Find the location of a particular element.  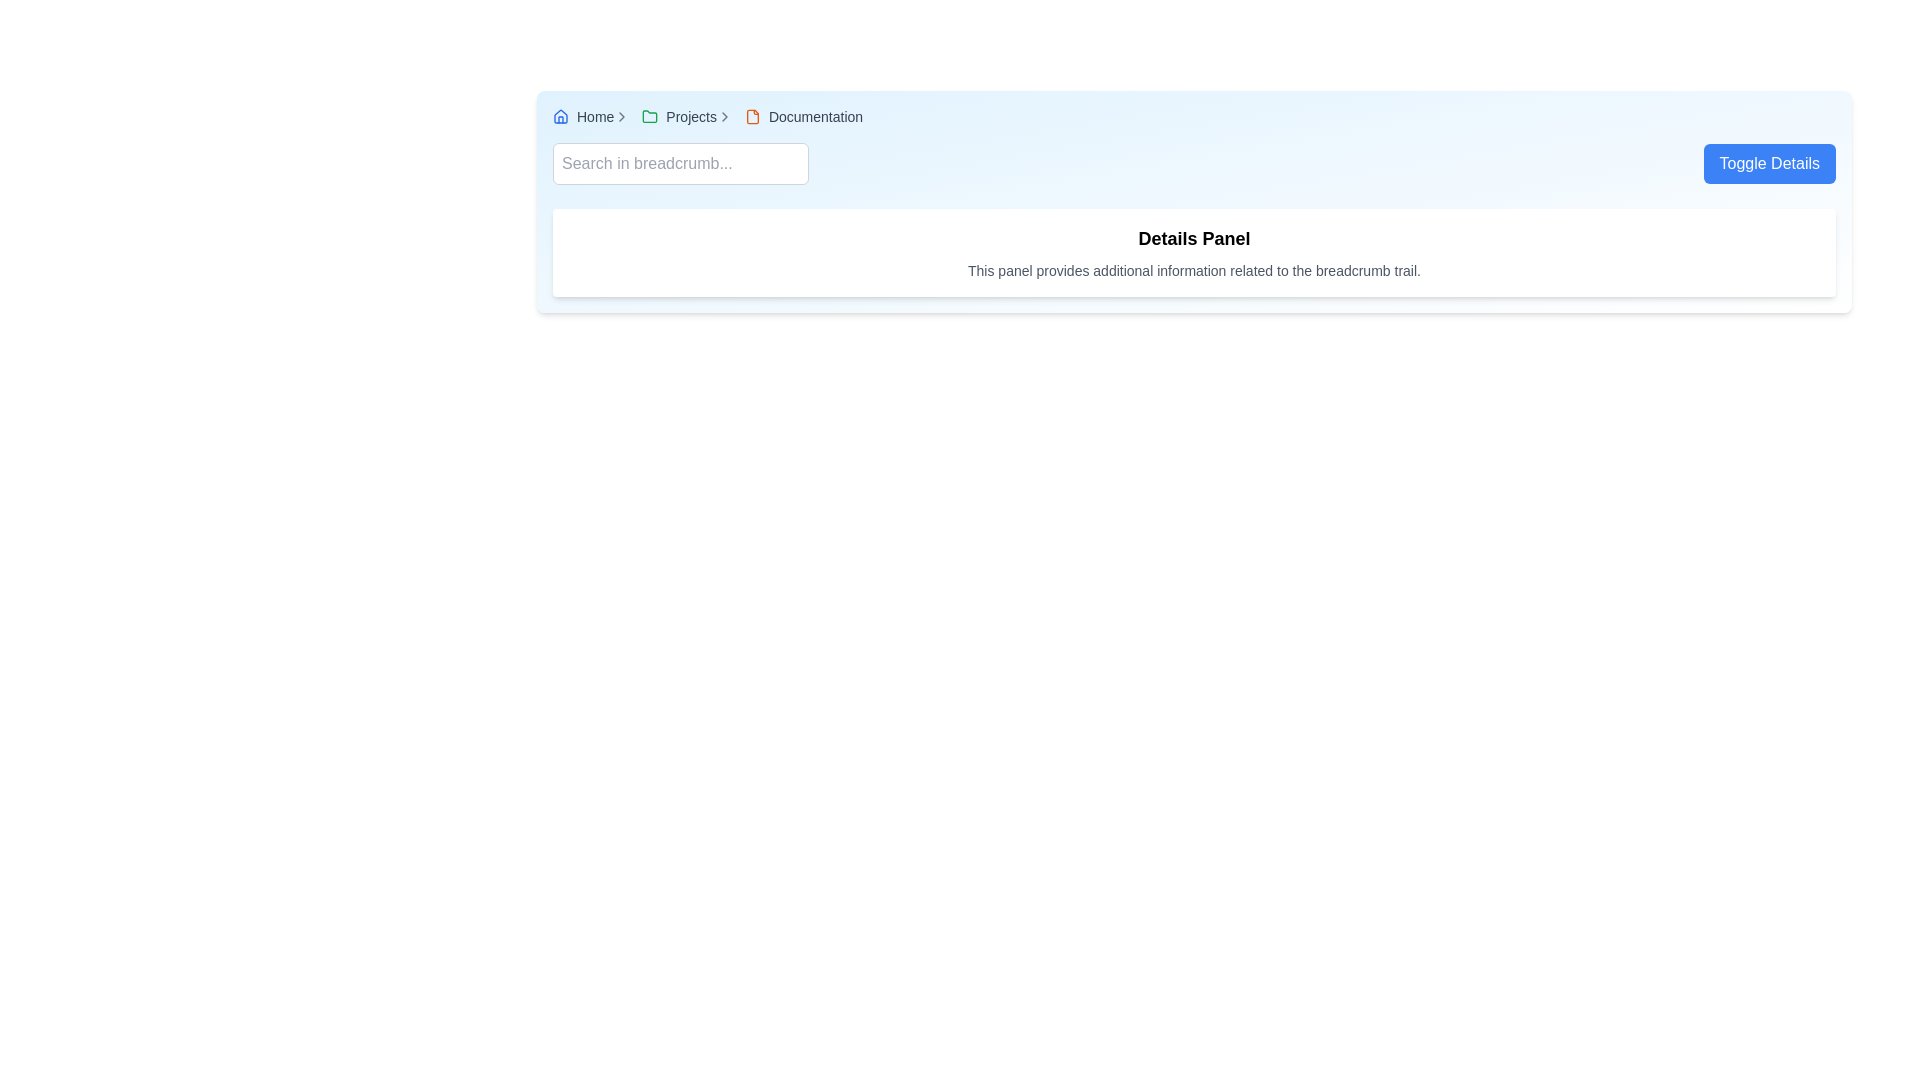

the breadcrumb link labeled 'Documentation' with an orange file icon, located in the breadcrumb navigation bar at the top of the interface is located at coordinates (804, 116).